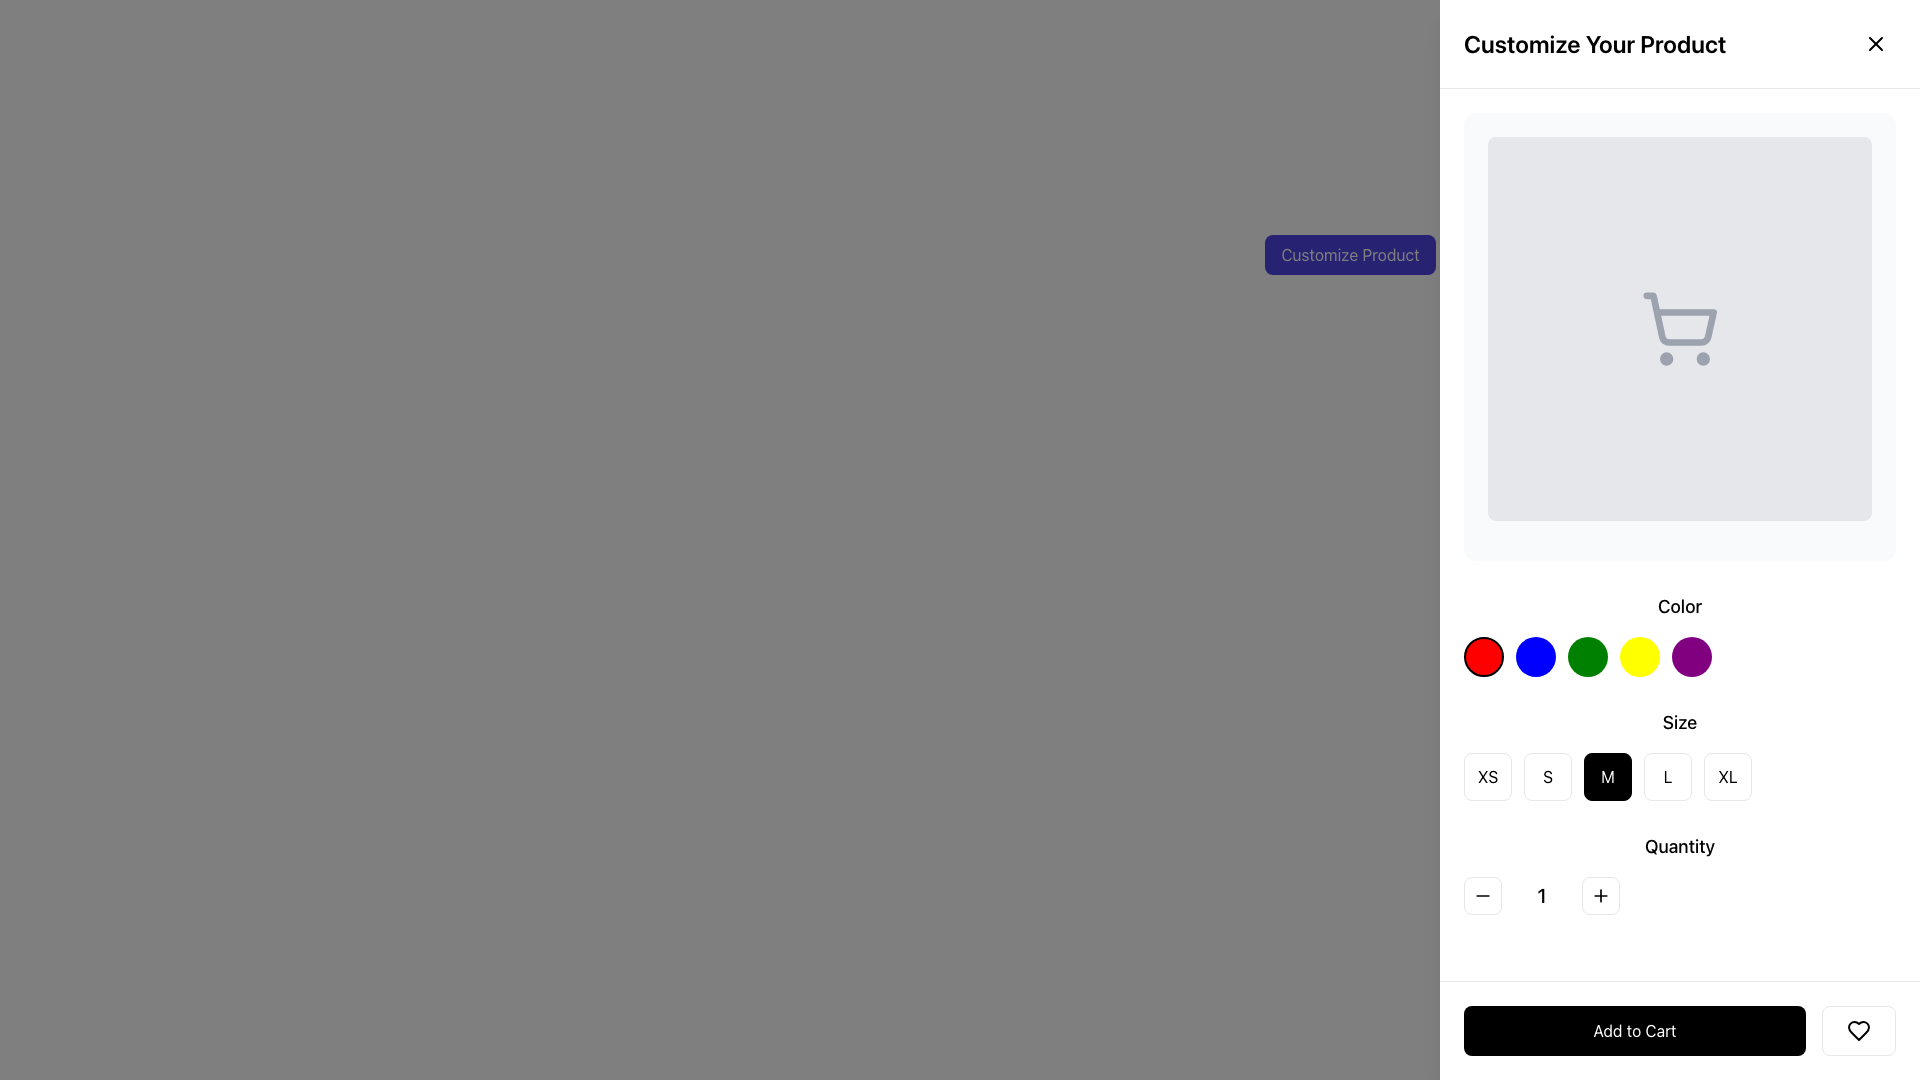 The height and width of the screenshot is (1080, 1920). What do you see at coordinates (1540, 894) in the screenshot?
I see `the text display showing the numeric value '1' which is bold and centralized, located between the decrement and increment buttons in the quantity adjustment row` at bounding box center [1540, 894].